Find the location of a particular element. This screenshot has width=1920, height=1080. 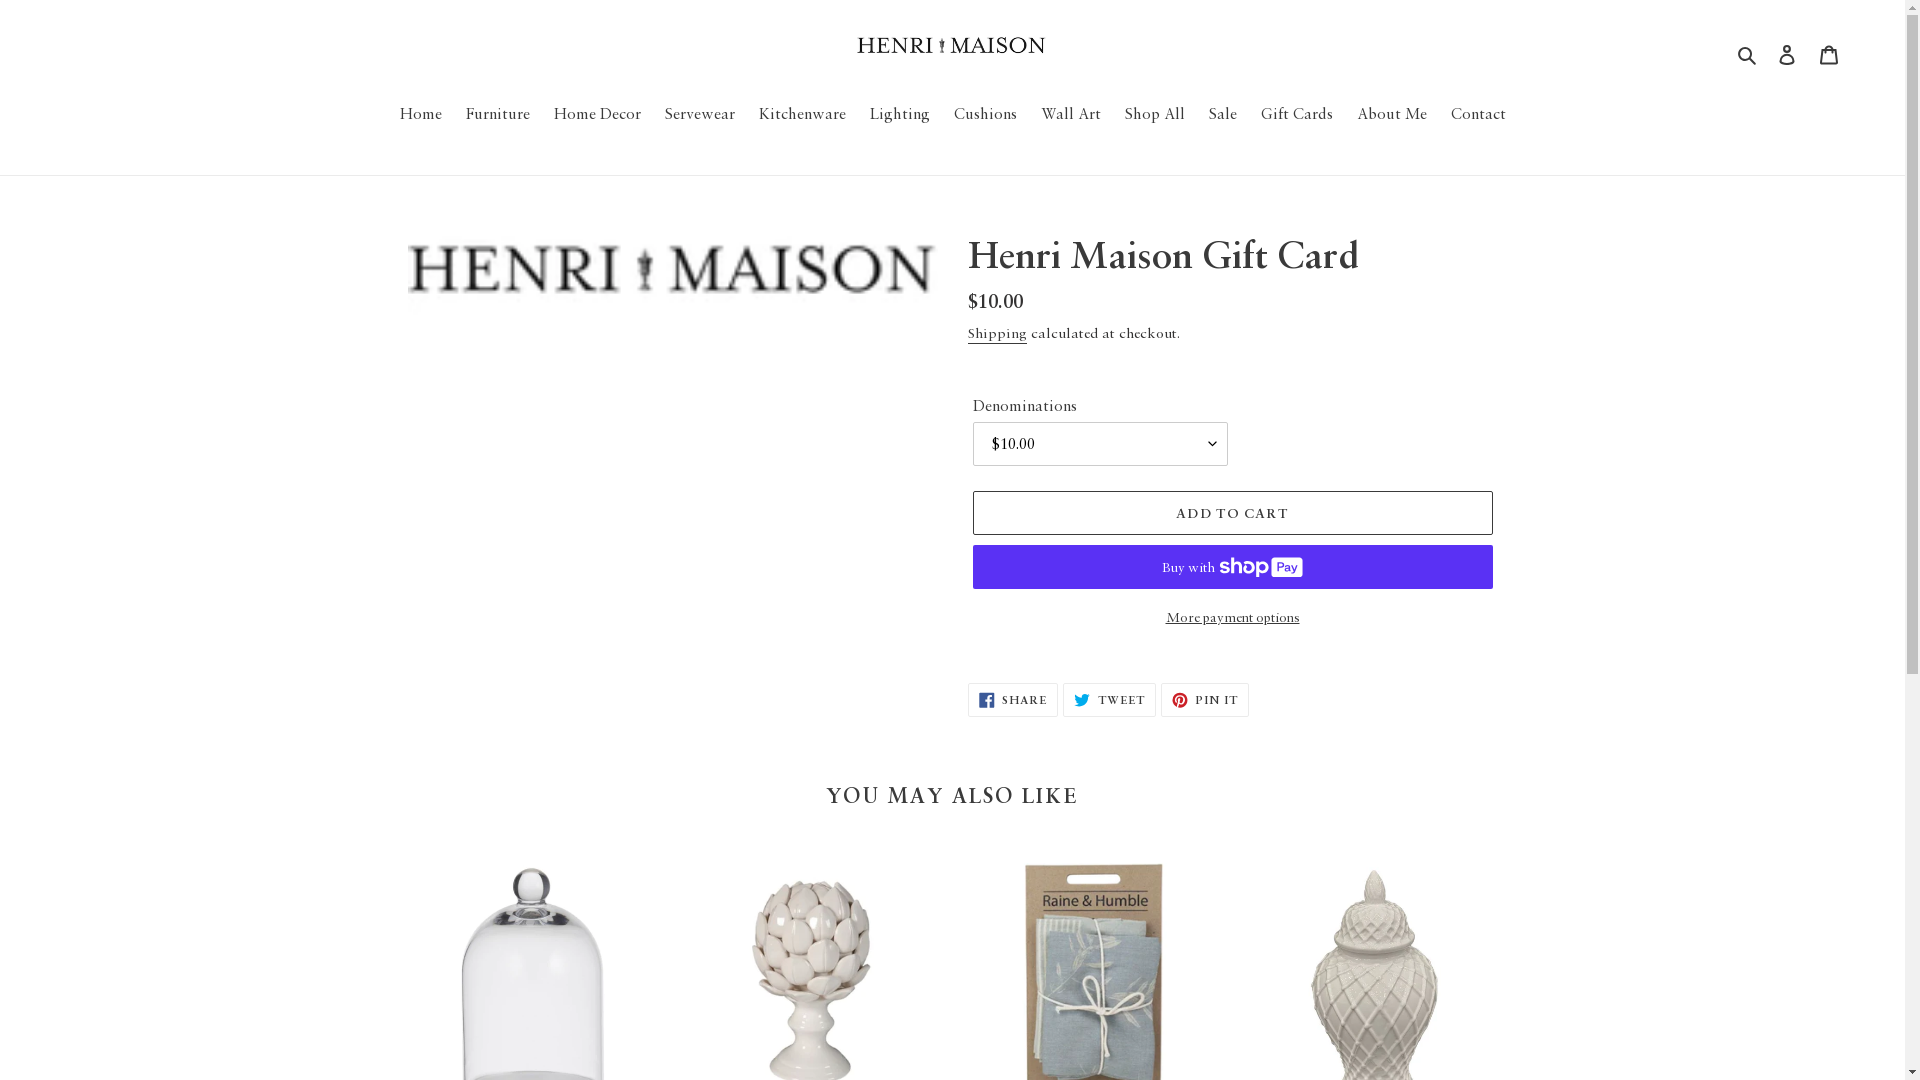

'Contact' is located at coordinates (1477, 114).